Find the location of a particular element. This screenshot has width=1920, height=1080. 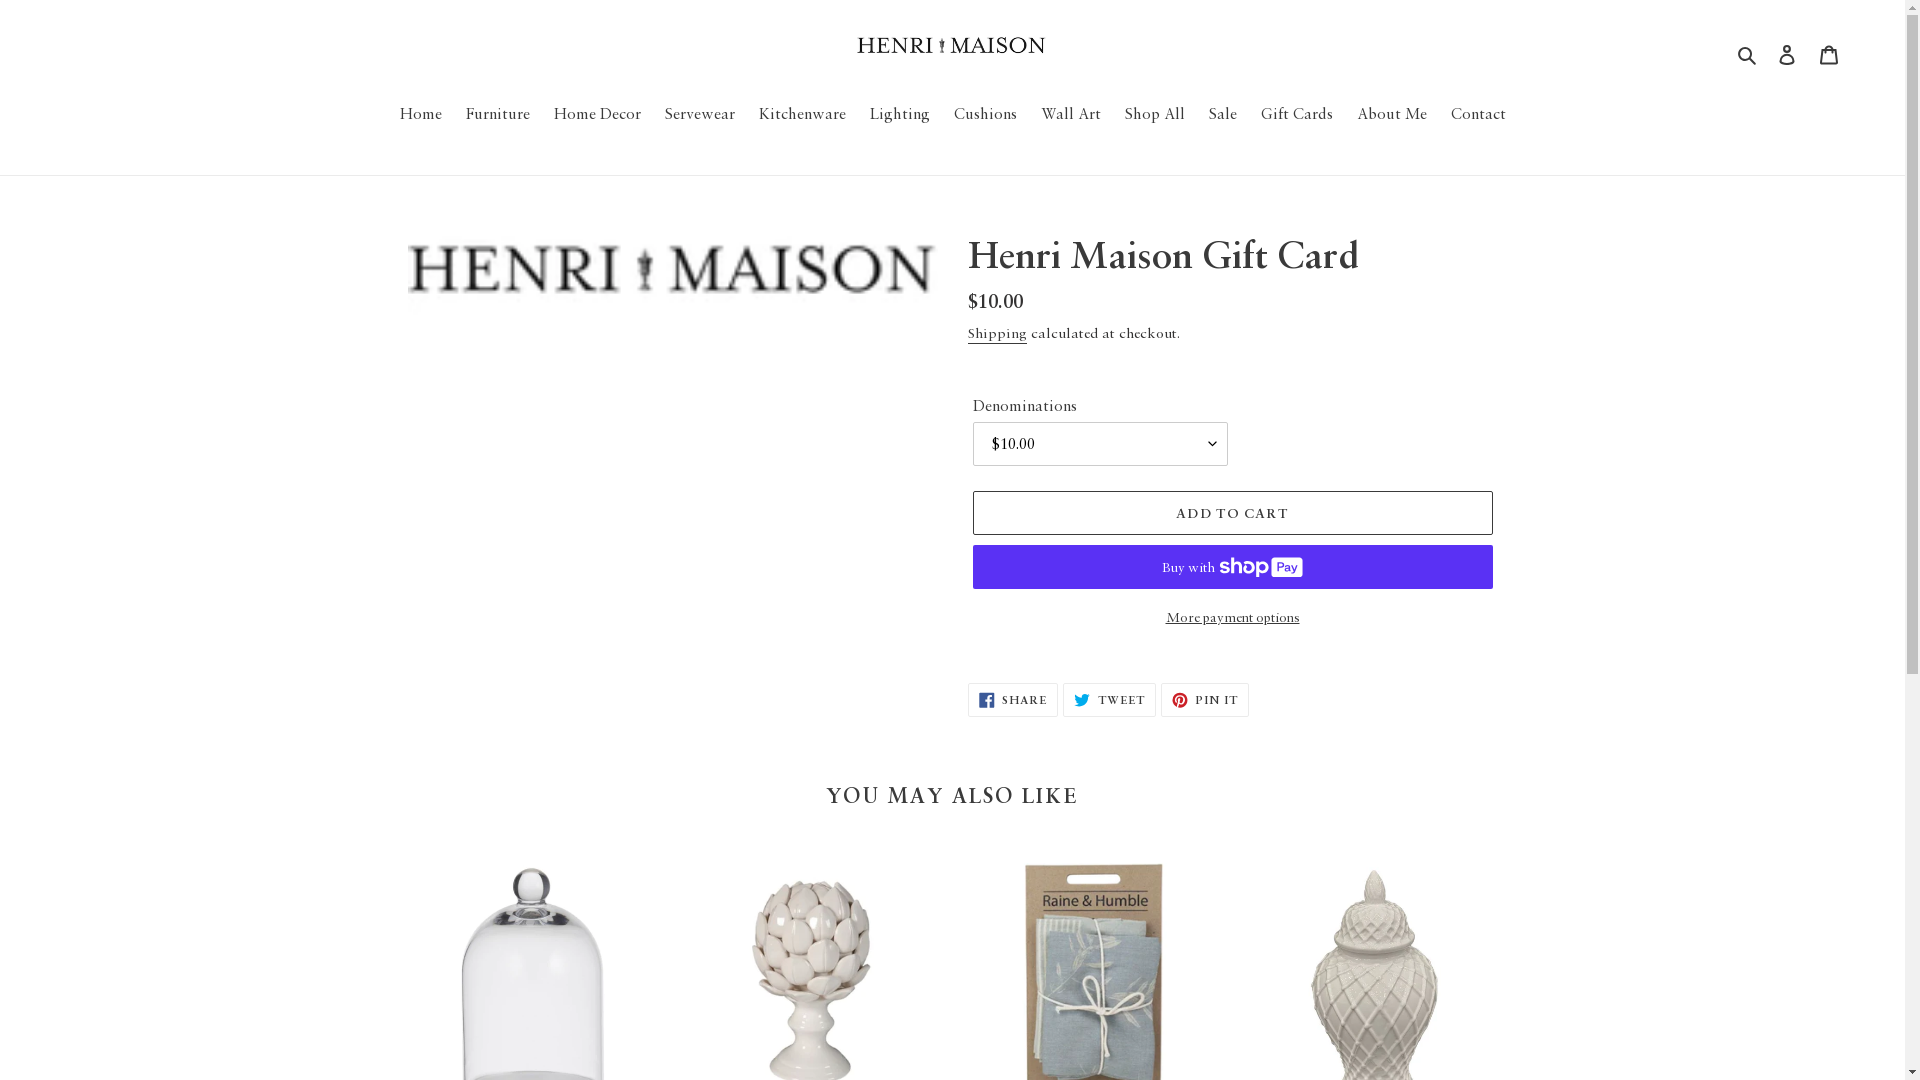

'Contact' is located at coordinates (1477, 114).